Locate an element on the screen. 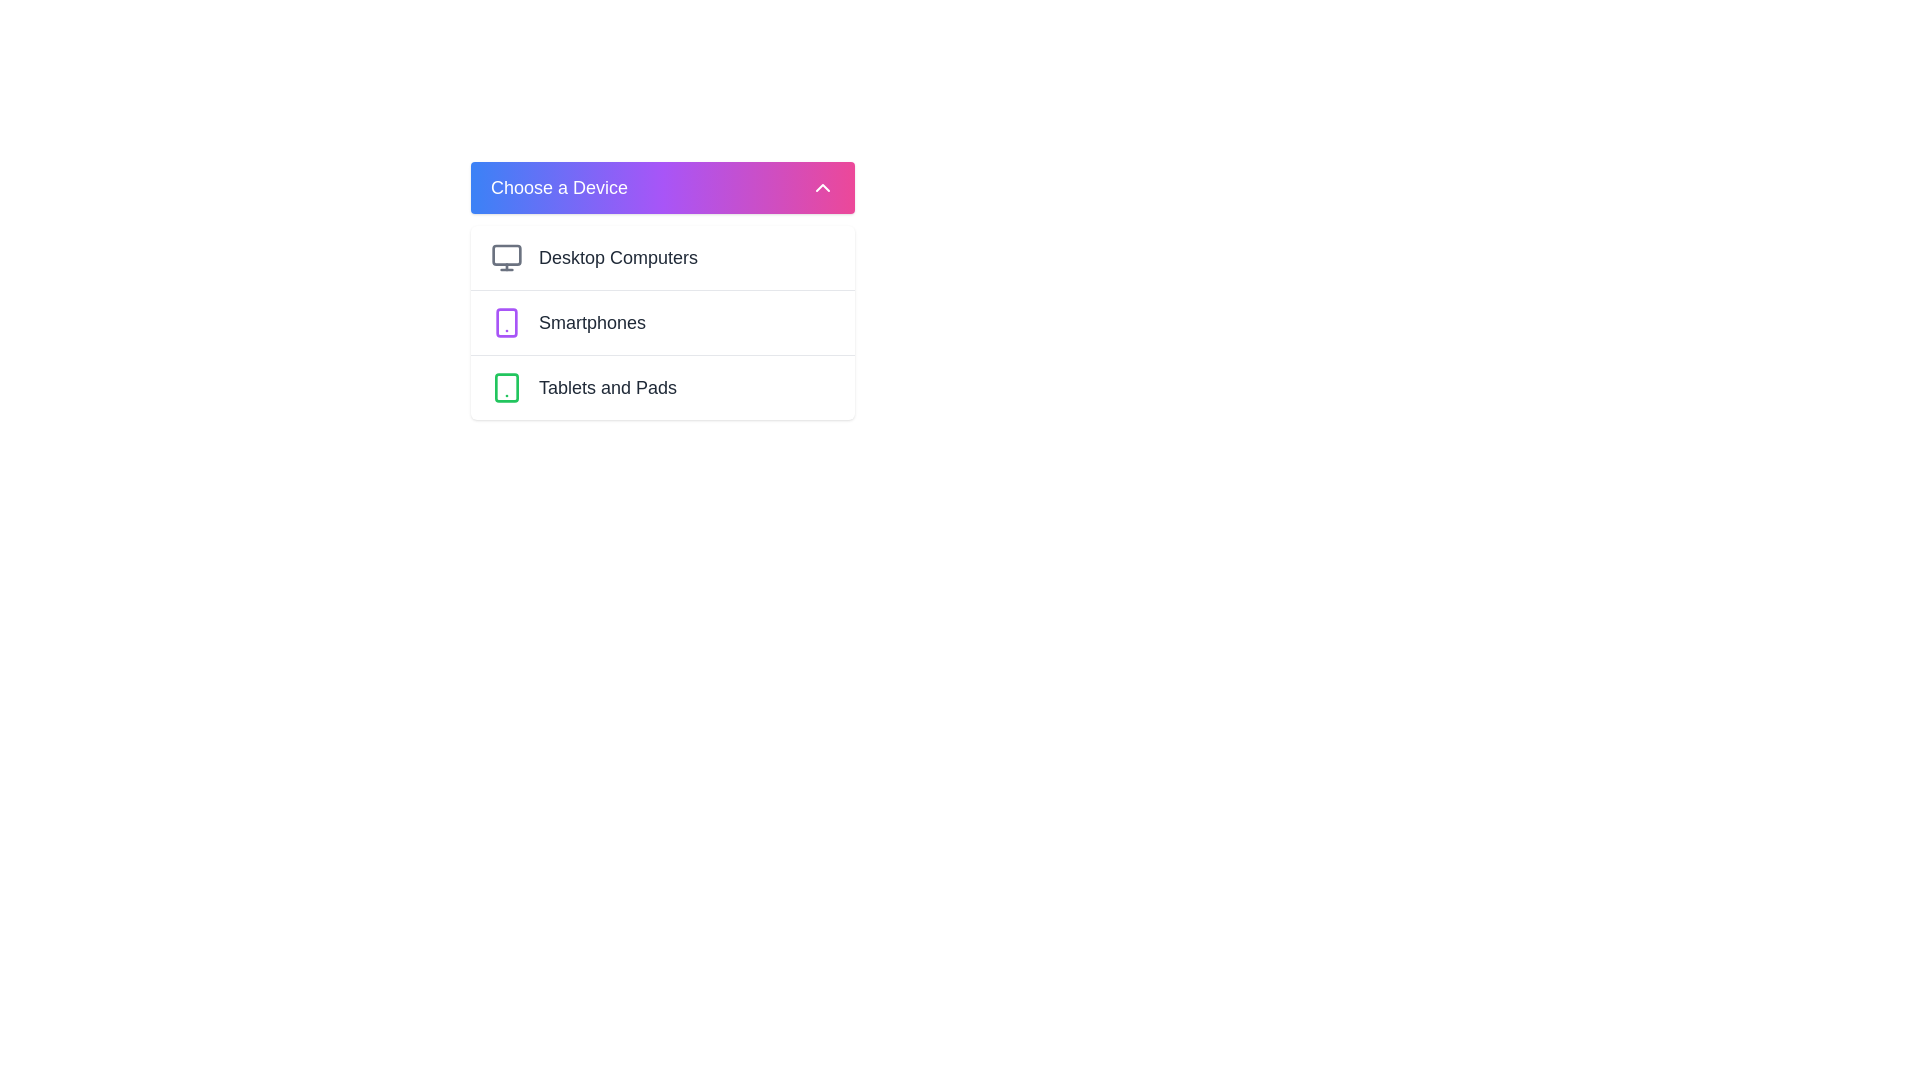 This screenshot has height=1080, width=1920. the 'Smartphones' button located in the dropdown menu under 'Choose a Device' is located at coordinates (662, 320).